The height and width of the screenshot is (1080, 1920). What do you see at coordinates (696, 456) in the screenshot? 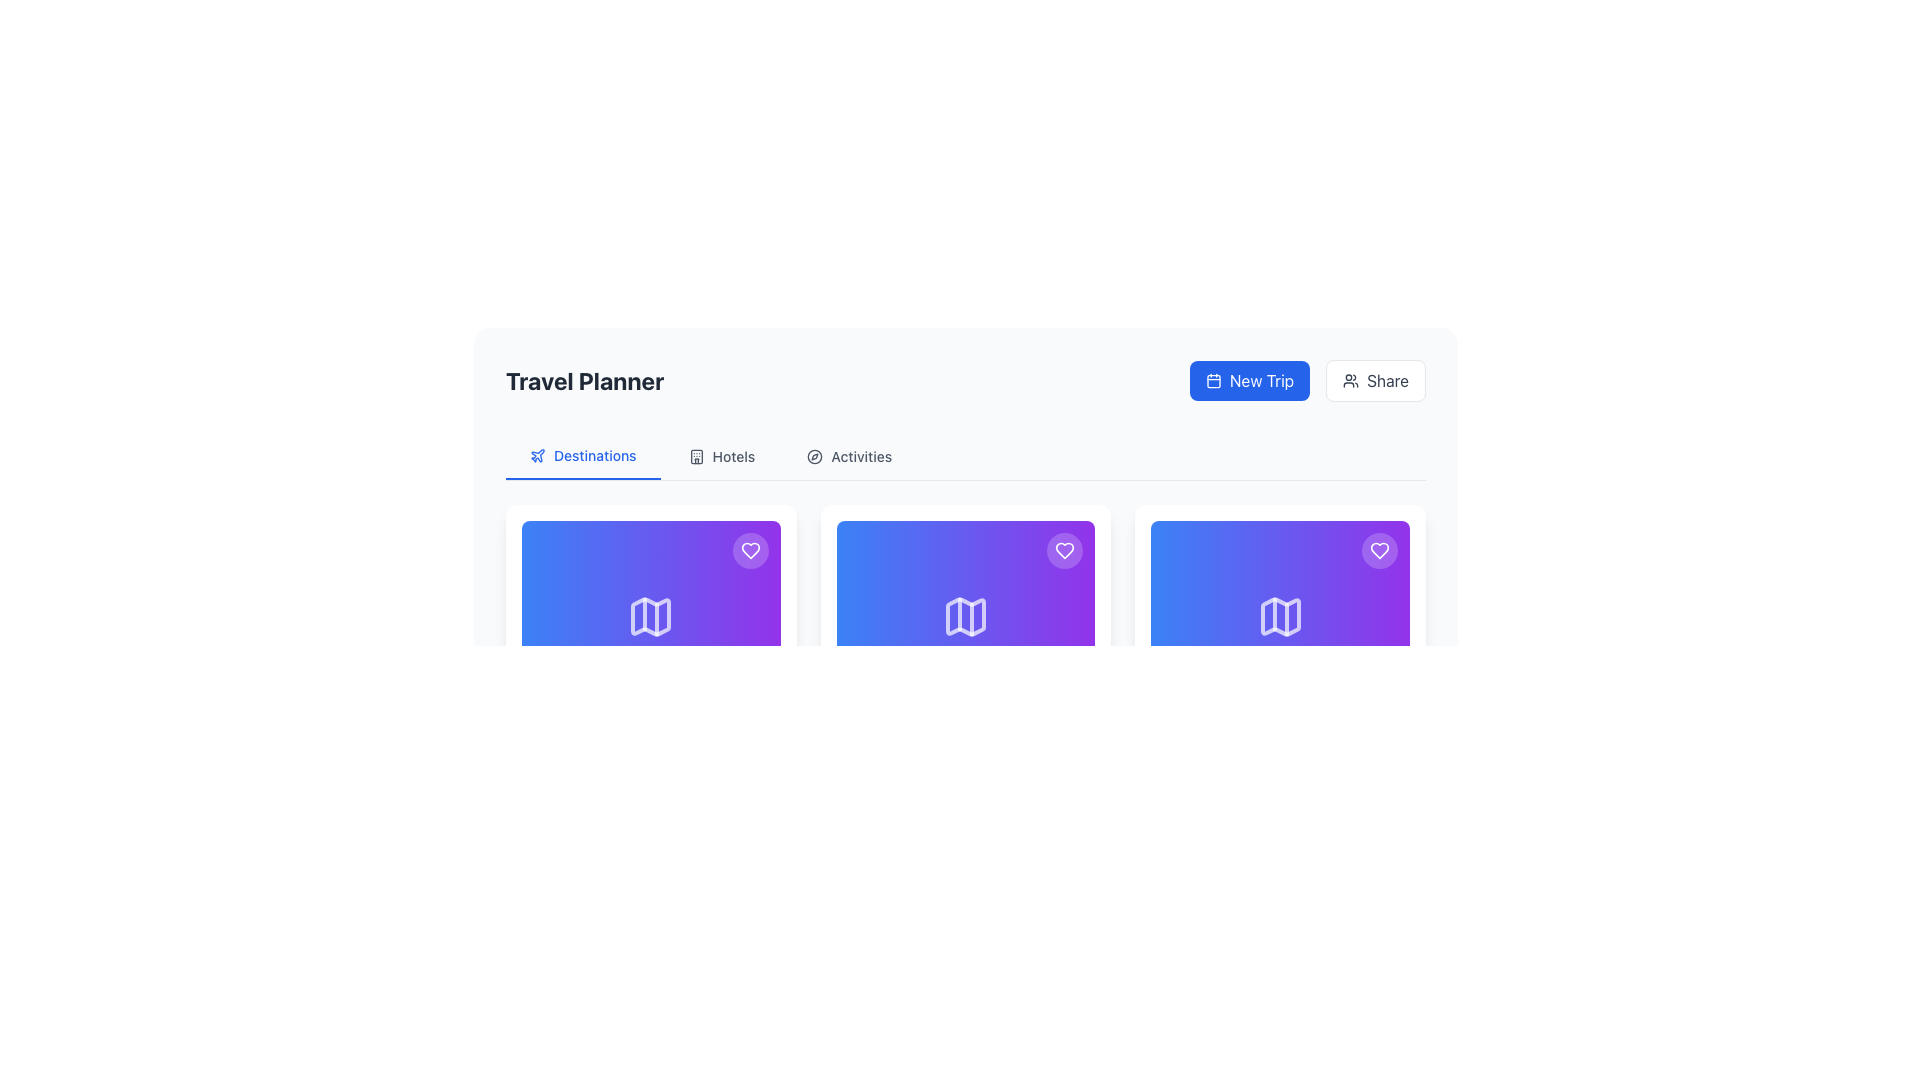
I see `the 'Hotels' icon in the navigation menu, which is the second icon in the horizontal menu at the top of the interface` at bounding box center [696, 456].